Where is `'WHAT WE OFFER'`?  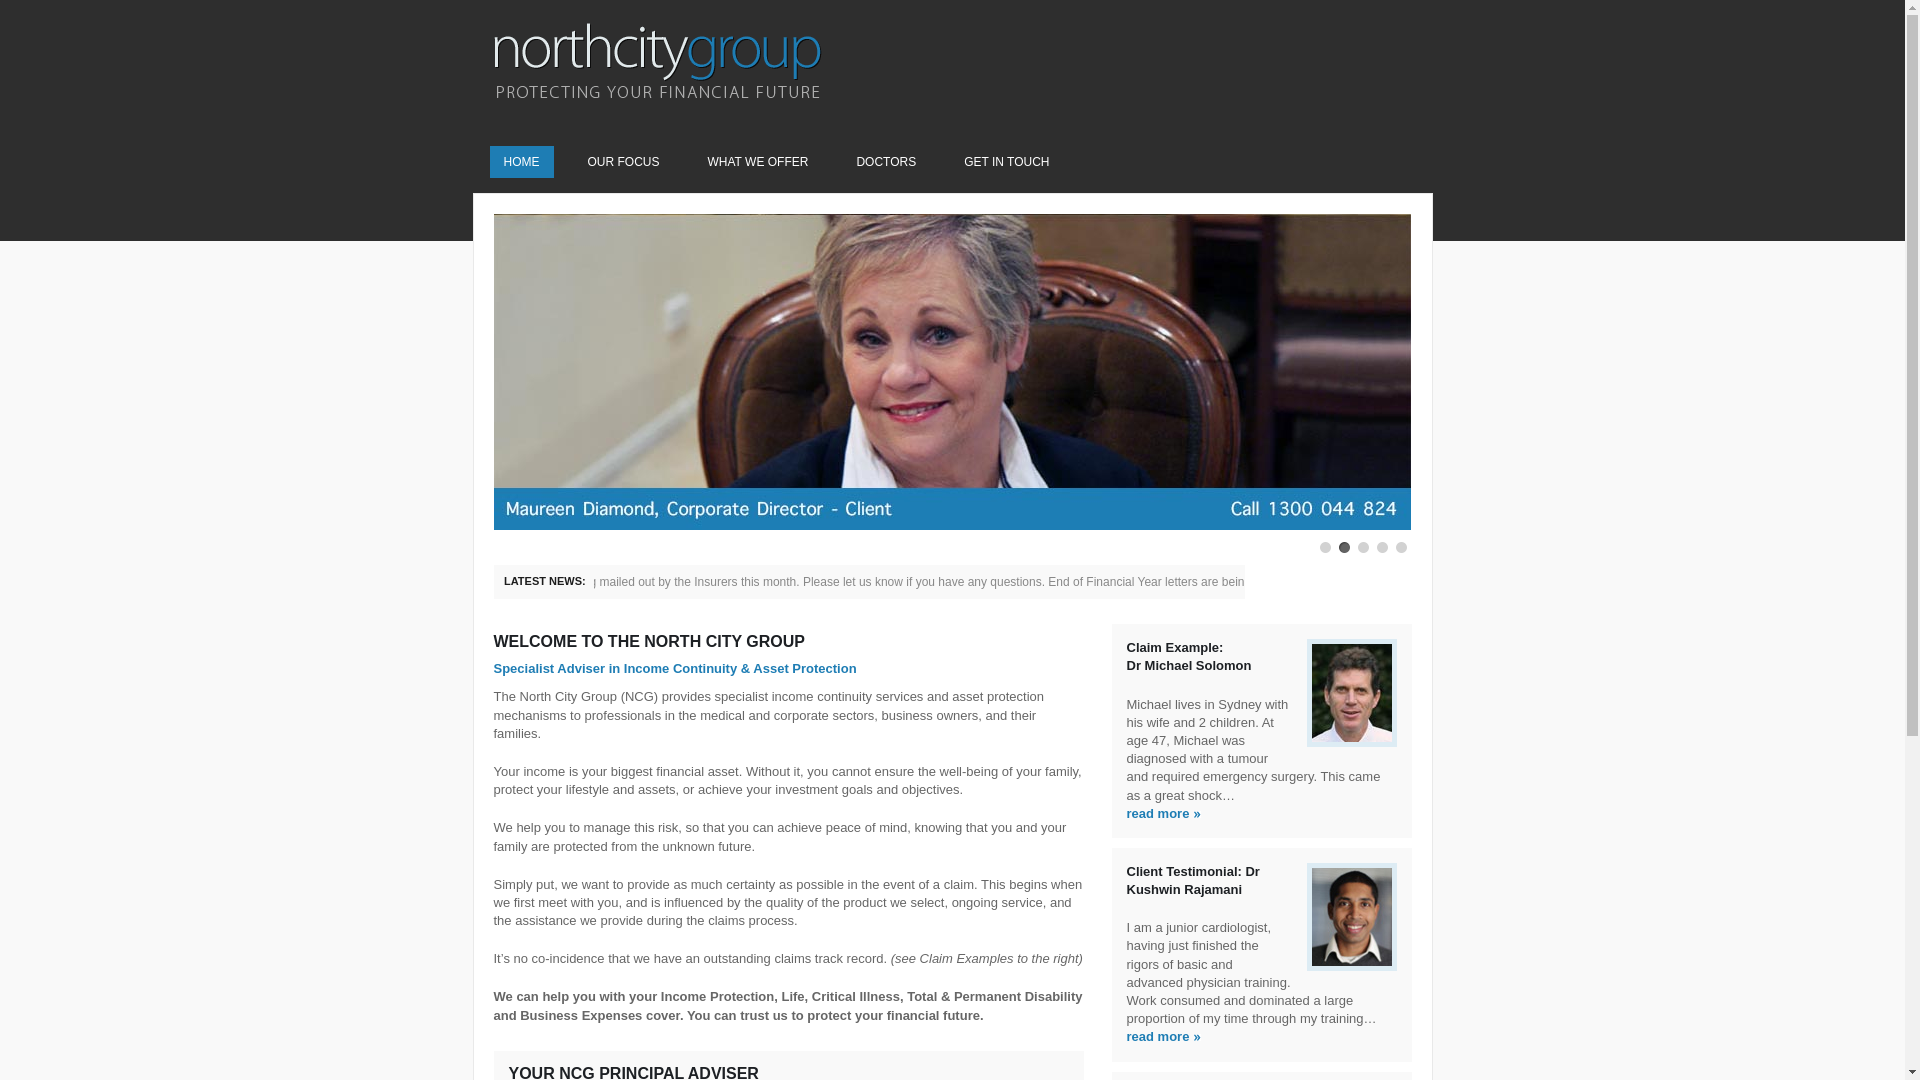
'WHAT WE OFFER' is located at coordinates (694, 161).